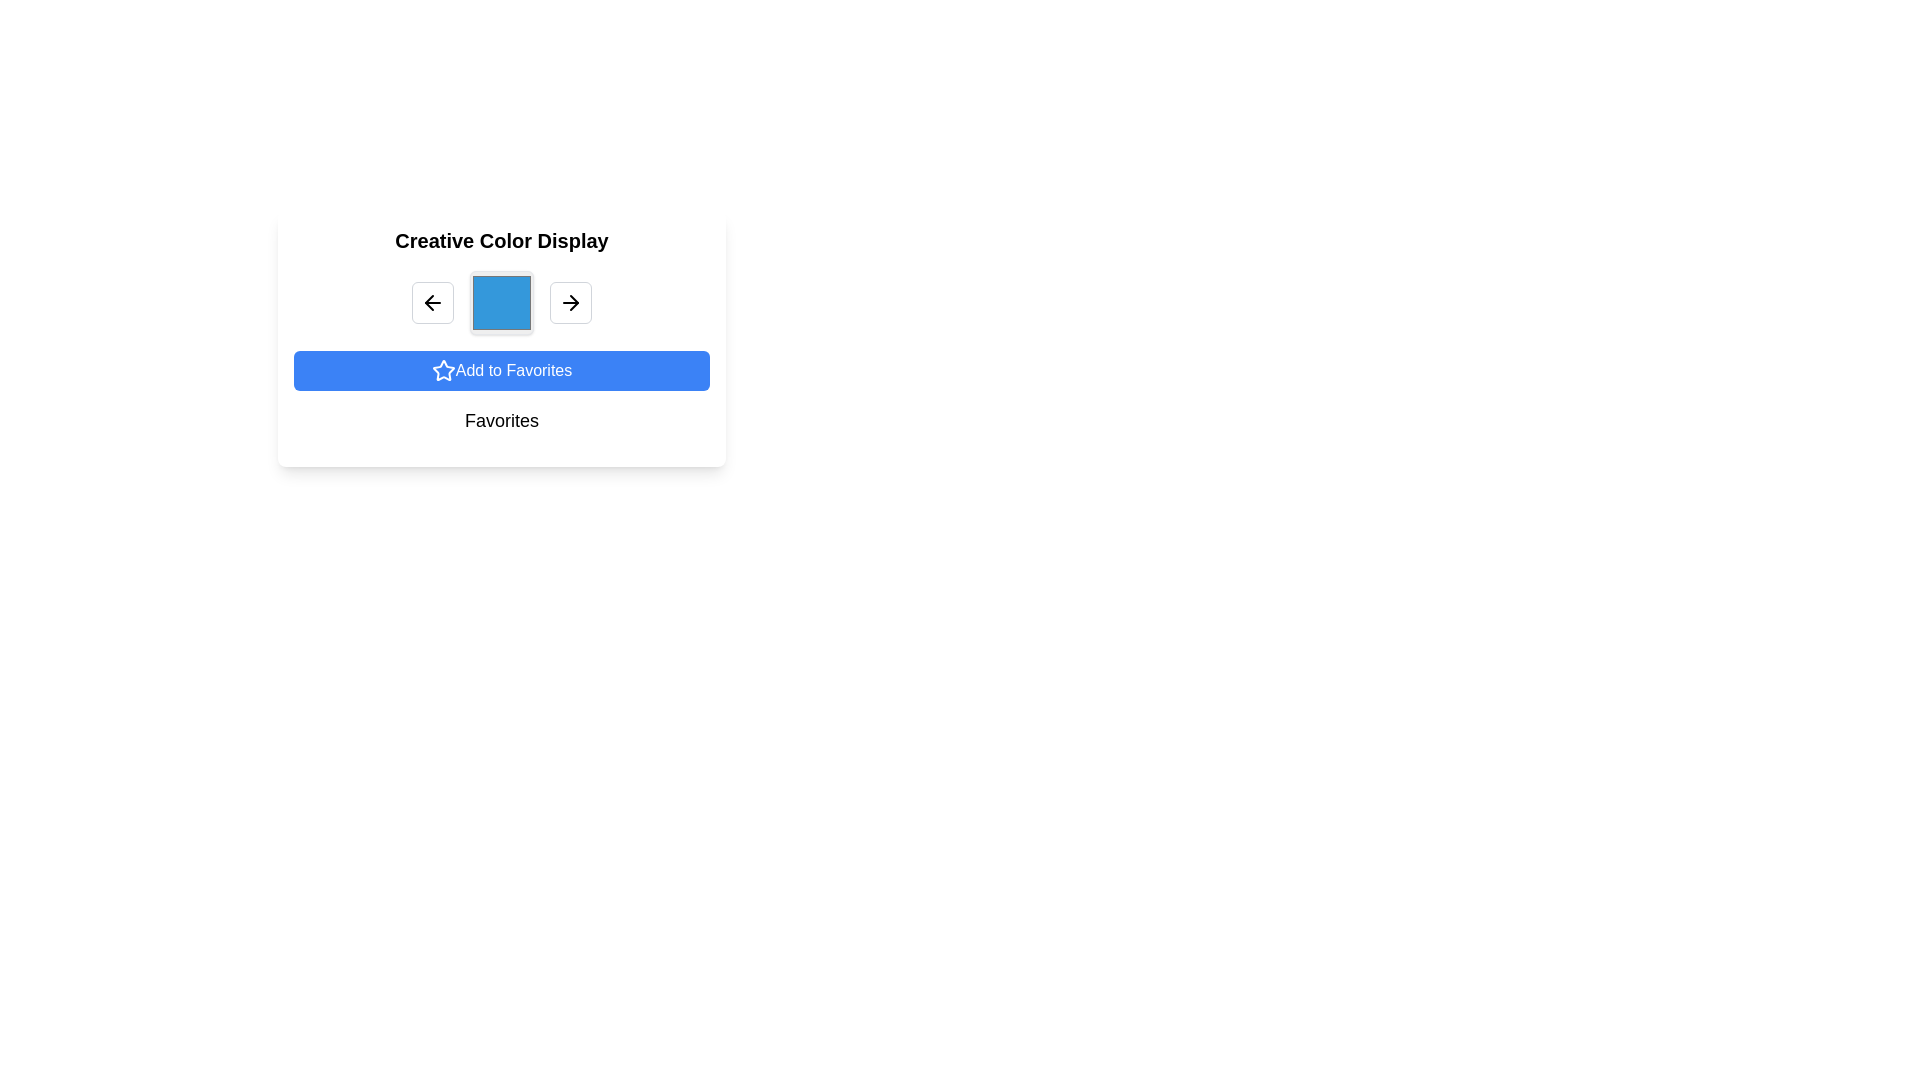 Image resolution: width=1920 pixels, height=1080 pixels. What do you see at coordinates (431, 303) in the screenshot?
I see `the button located to the far left of the horizontal row of interactive elements, which features a leftward-pointing arrow` at bounding box center [431, 303].